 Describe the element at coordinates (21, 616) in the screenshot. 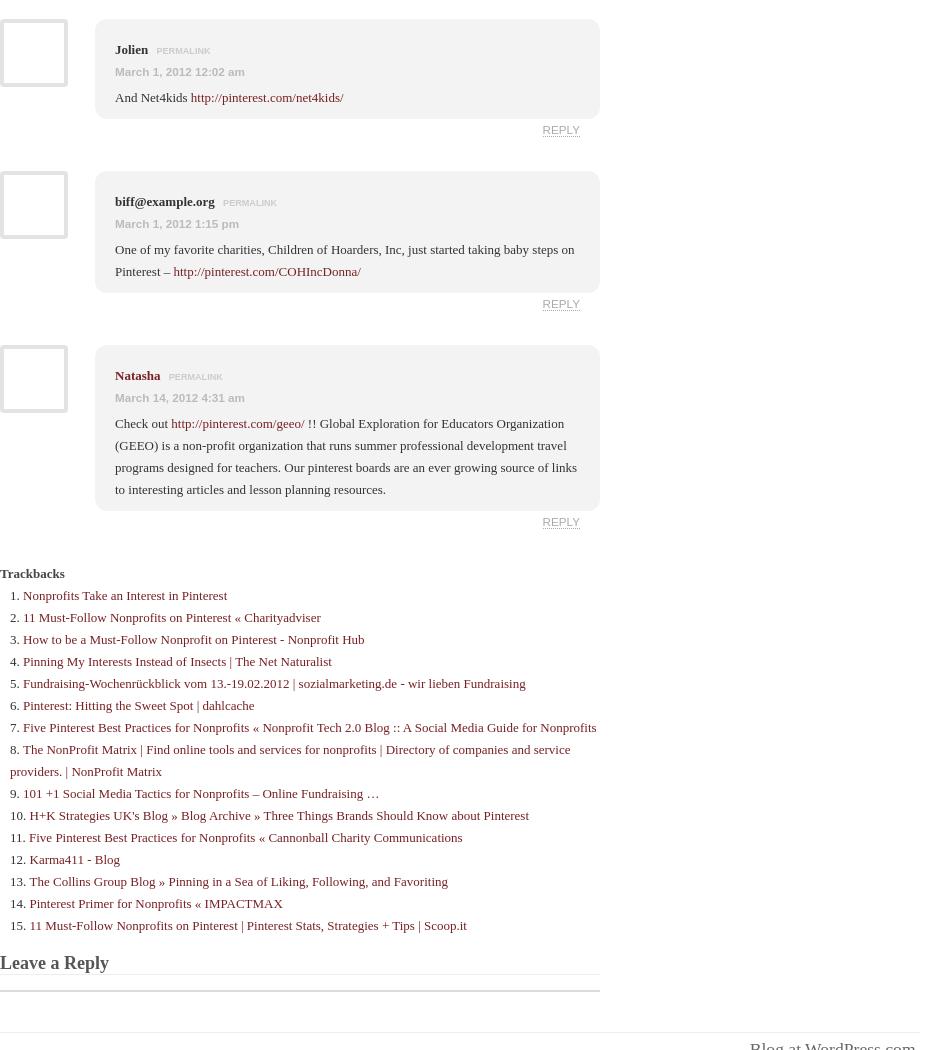

I see `'11 Must-Follow Nonprofits on Pinterest « Charityadviser'` at that location.